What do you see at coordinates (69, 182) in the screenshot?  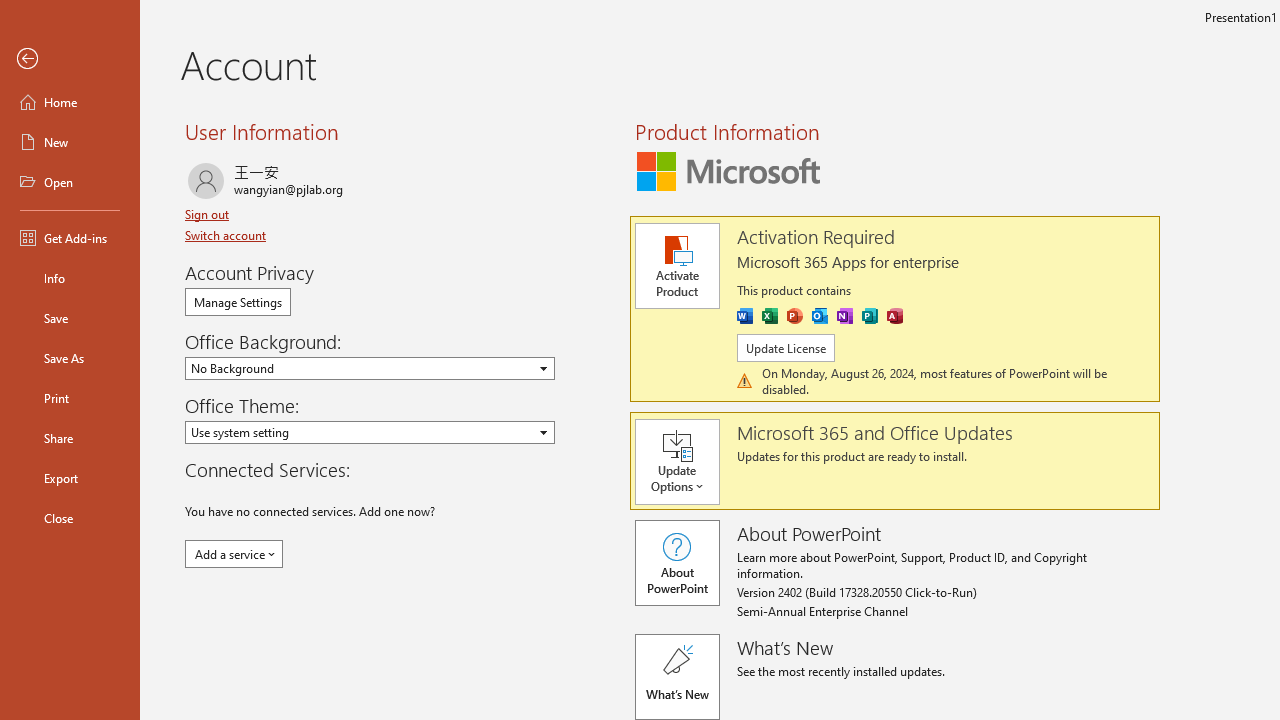 I see `'Open'` at bounding box center [69, 182].